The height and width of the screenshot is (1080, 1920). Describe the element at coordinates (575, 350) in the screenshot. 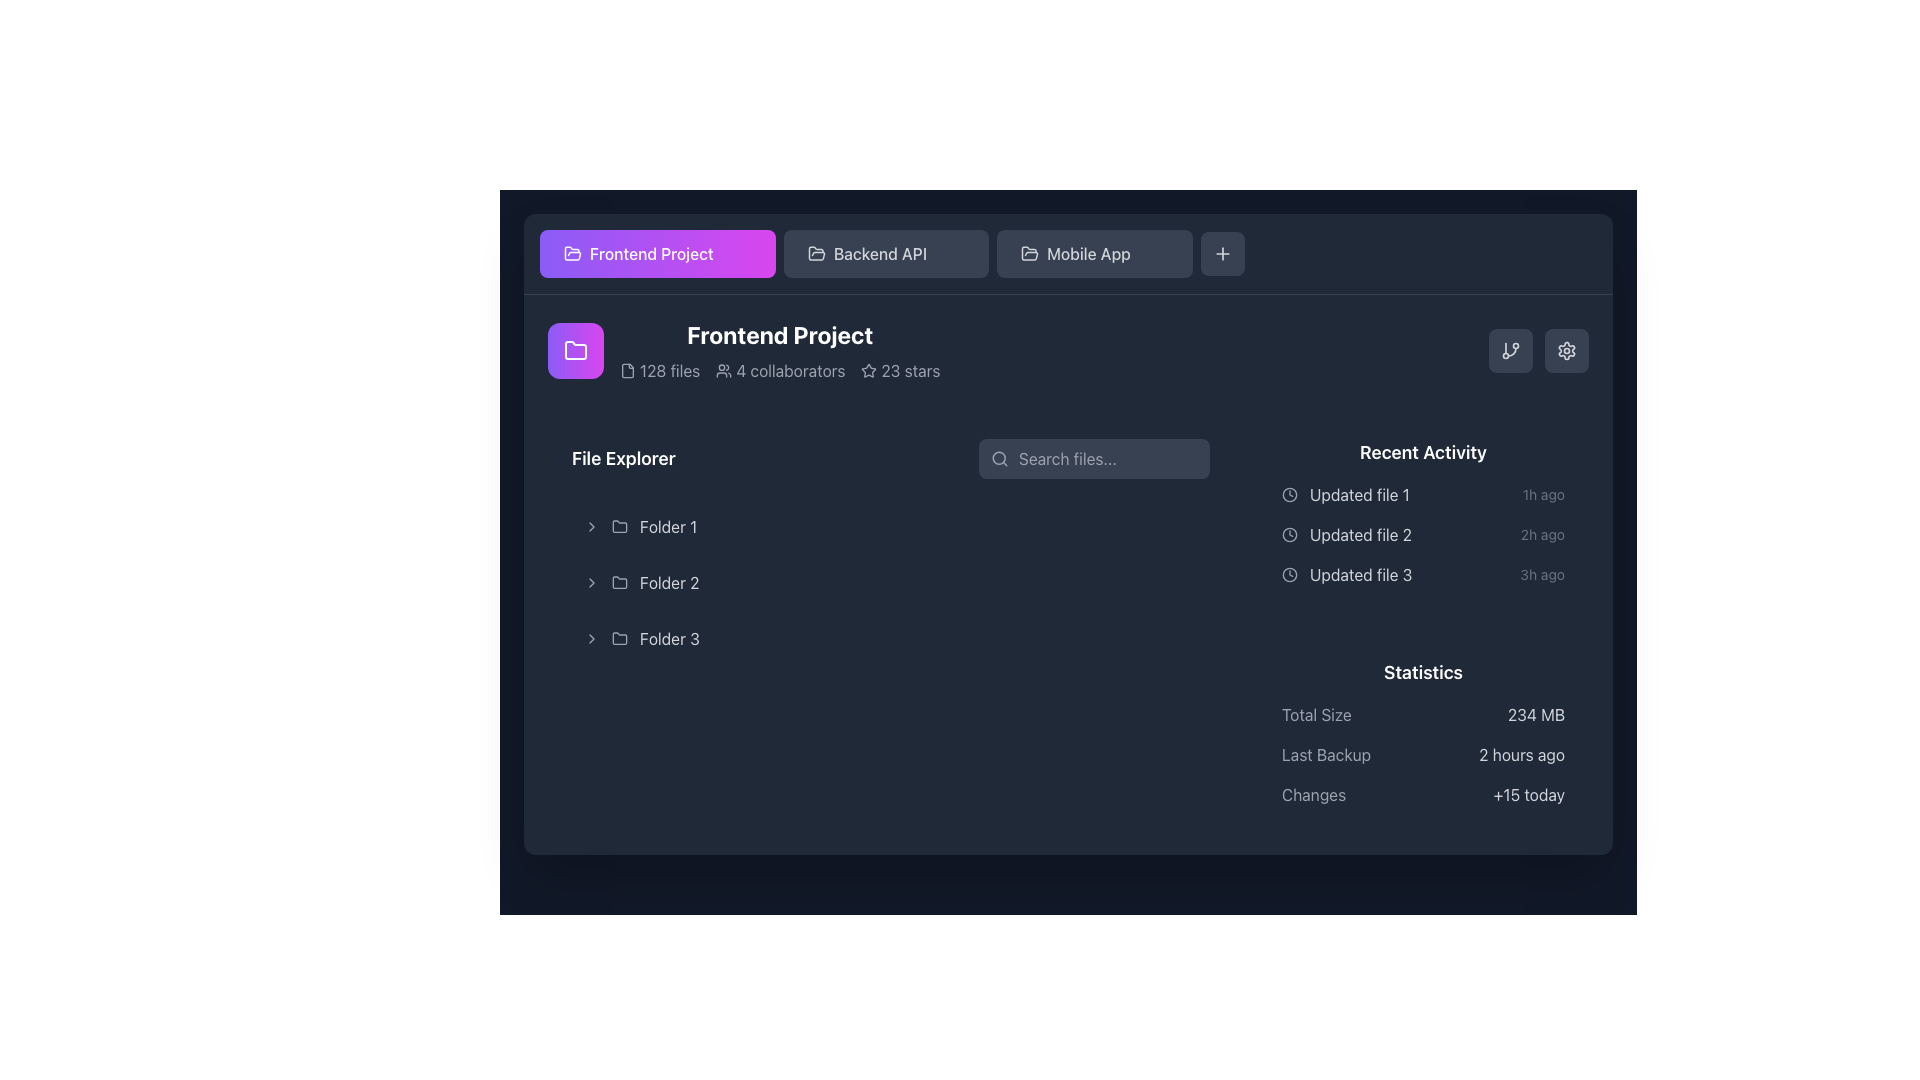

I see `the graphical icon representing the 'Frontend Project' section, located to the left of the text 'Frontend Project'` at that location.